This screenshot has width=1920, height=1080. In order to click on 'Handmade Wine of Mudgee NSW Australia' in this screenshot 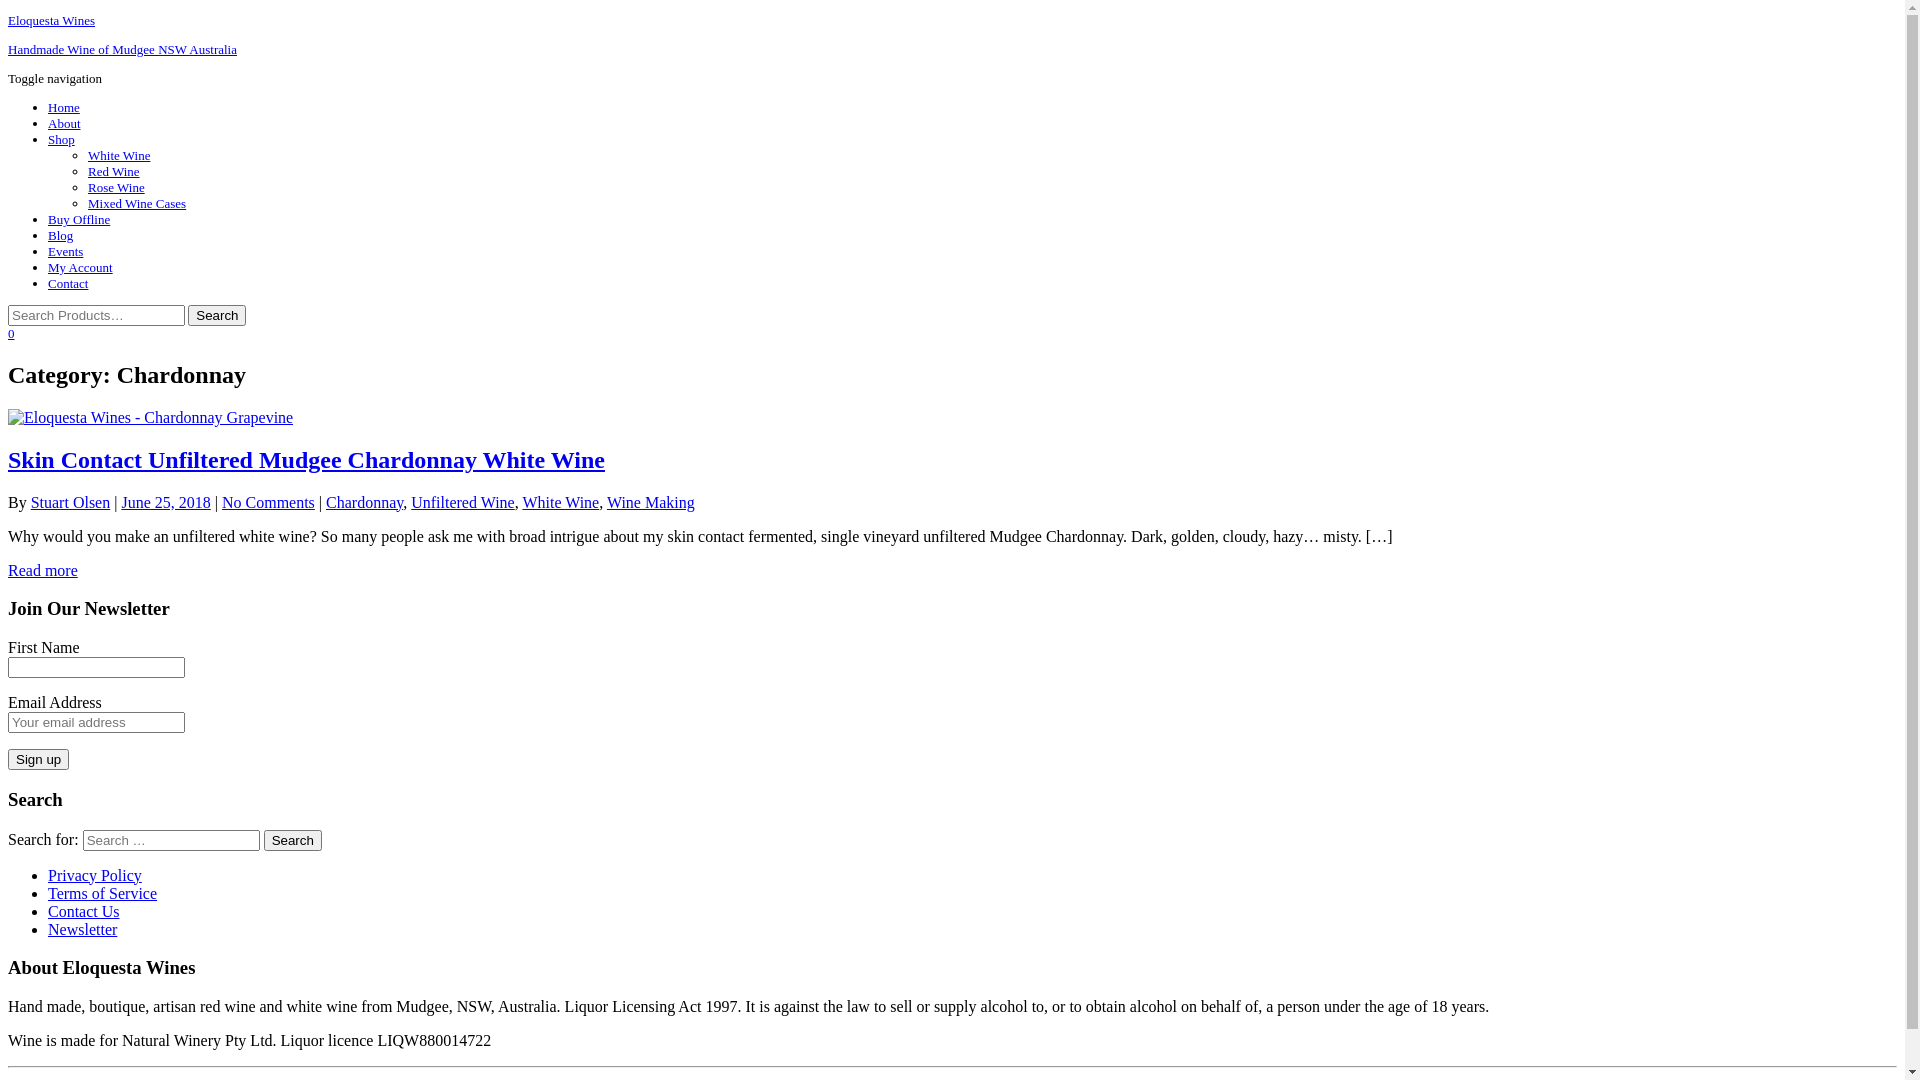, I will do `click(8, 48)`.